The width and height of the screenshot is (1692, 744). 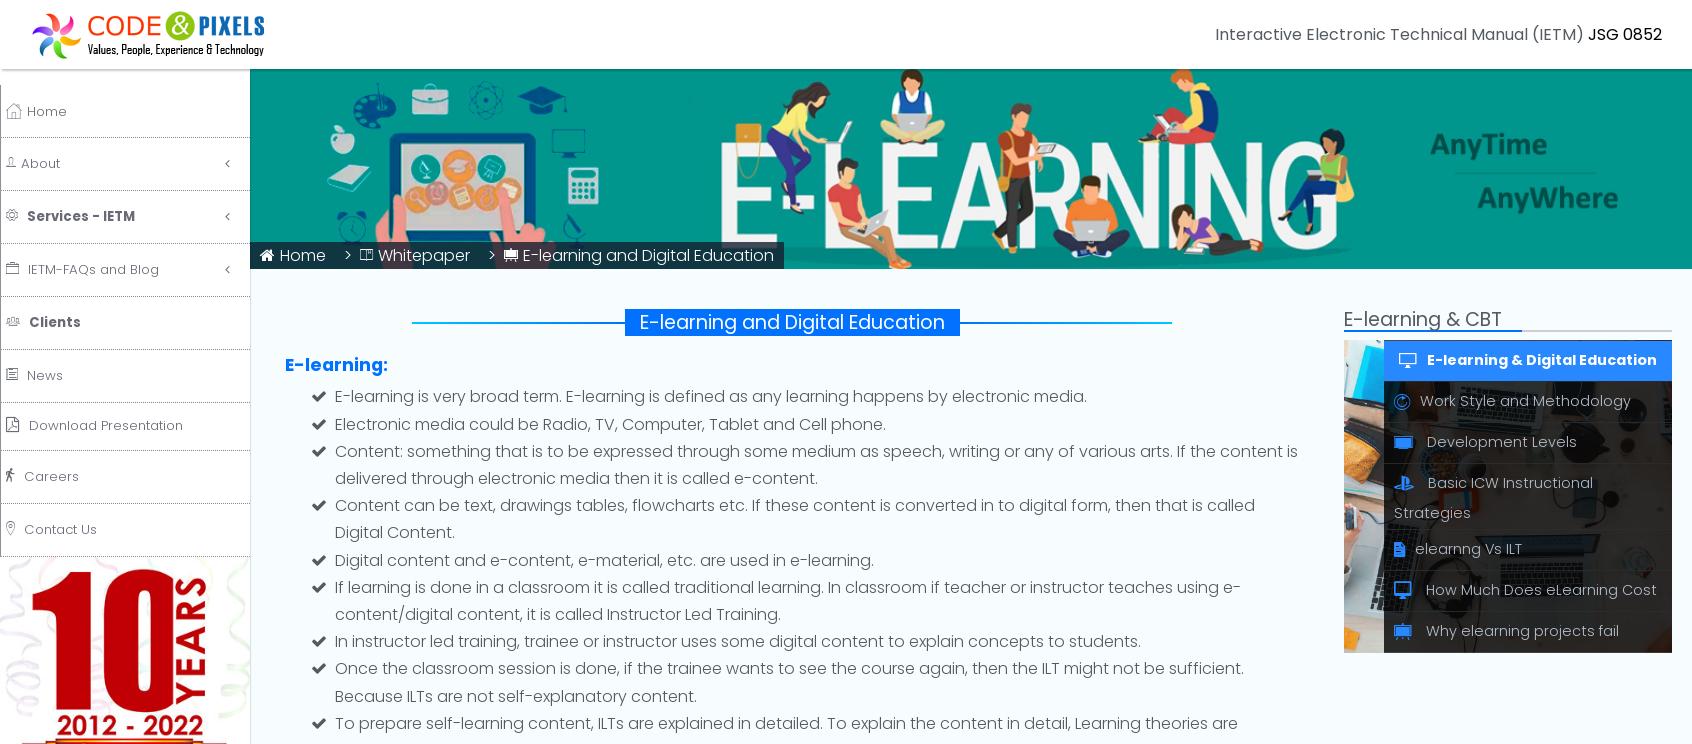 What do you see at coordinates (98, 184) in the screenshot?
I see `'Services - IETM'` at bounding box center [98, 184].